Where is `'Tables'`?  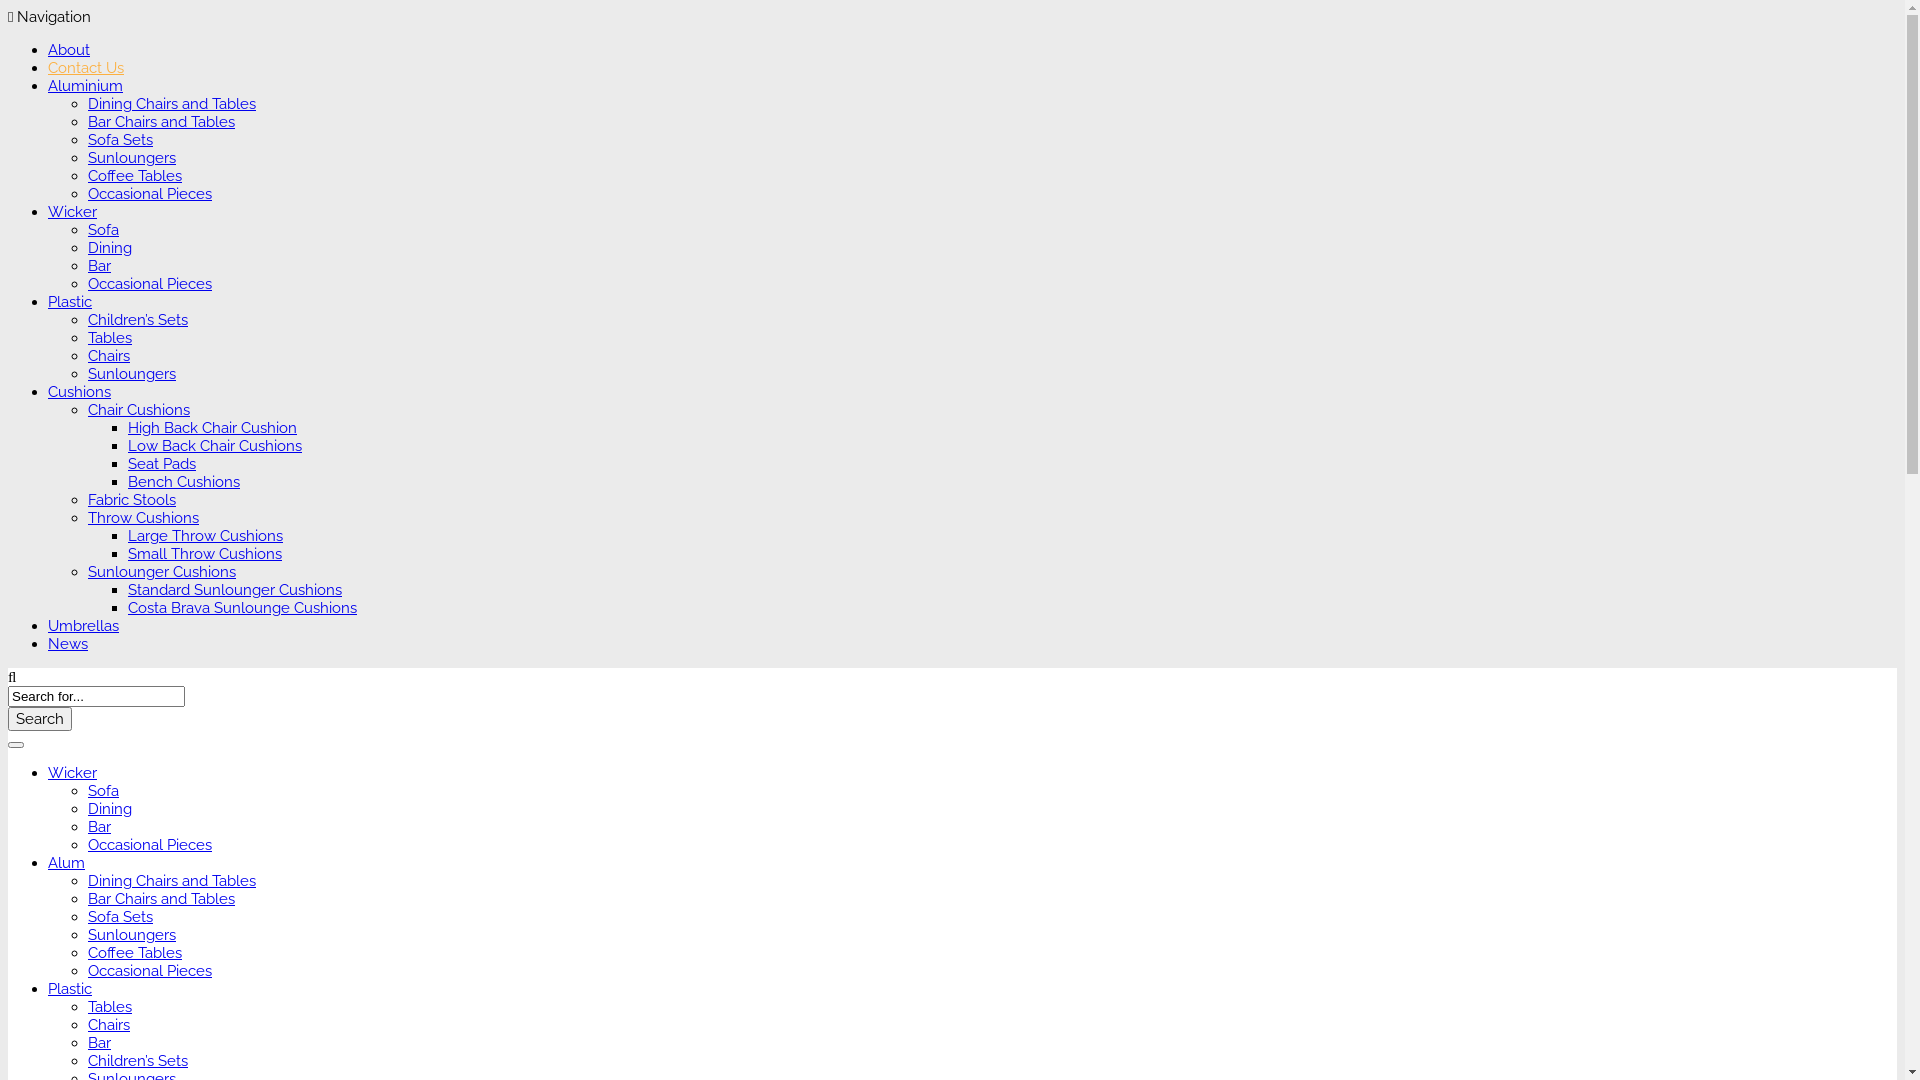
'Tables' is located at coordinates (86, 1006).